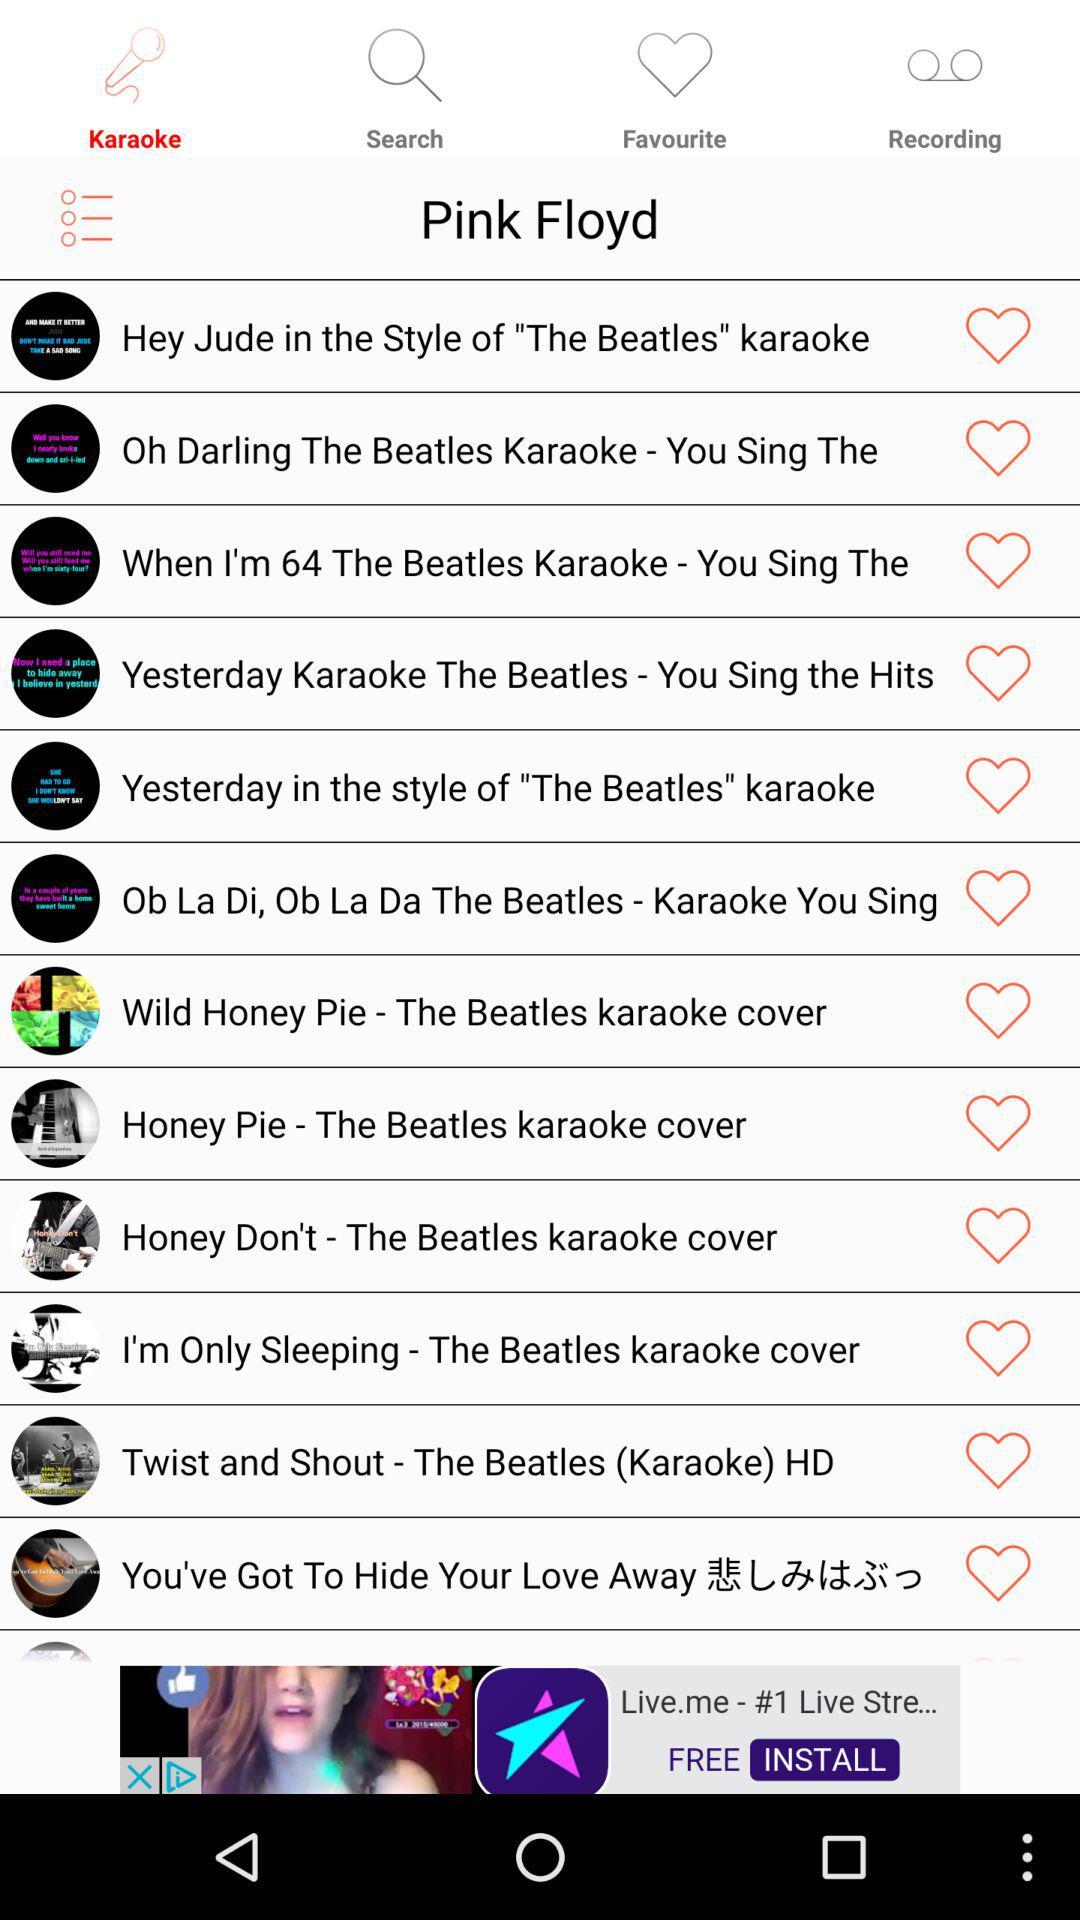 This screenshot has width=1080, height=1920. Describe the element at coordinates (998, 336) in the screenshot. I see `to favorites` at that location.